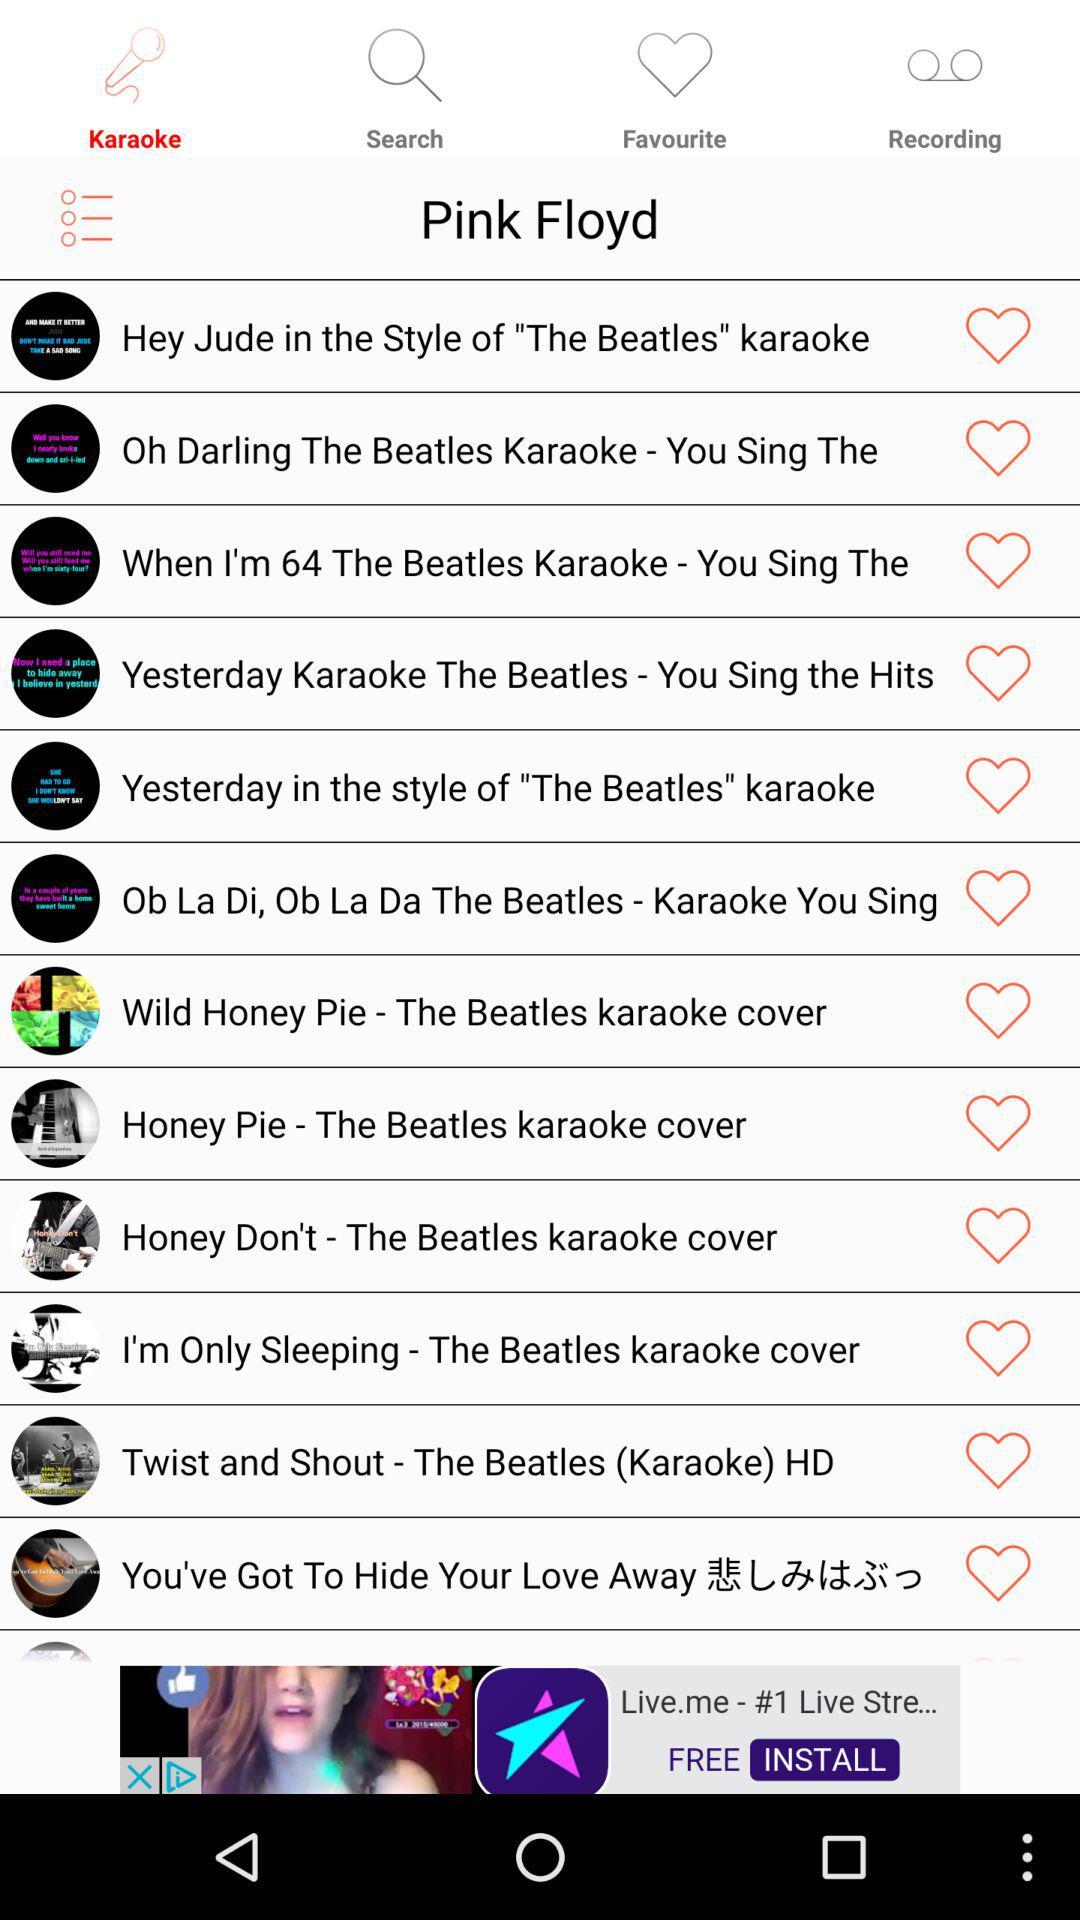 This screenshot has width=1080, height=1920. Describe the element at coordinates (998, 336) in the screenshot. I see `to favorites` at that location.